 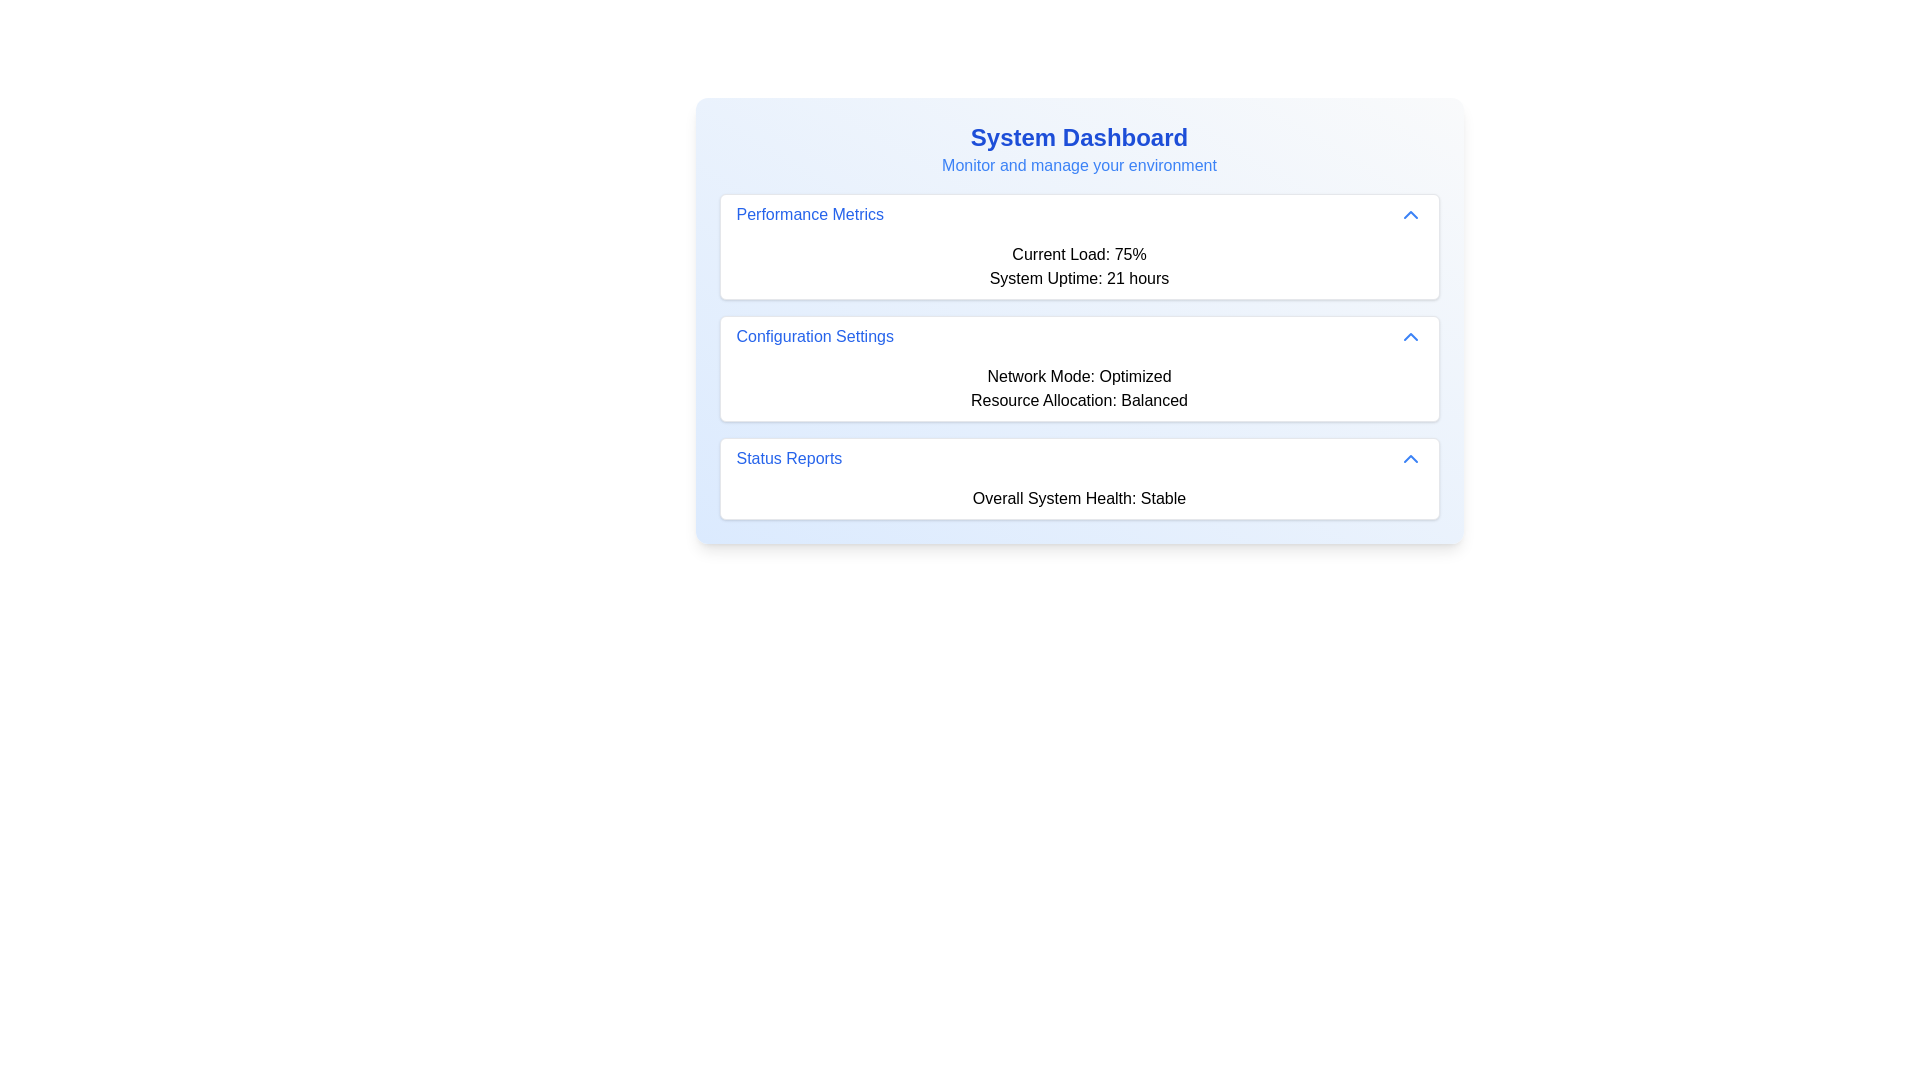 I want to click on the Text Display element that shows the current load of the system, positioned at the first line of text in the 'Performance Metrics' section, so click(x=1078, y=253).